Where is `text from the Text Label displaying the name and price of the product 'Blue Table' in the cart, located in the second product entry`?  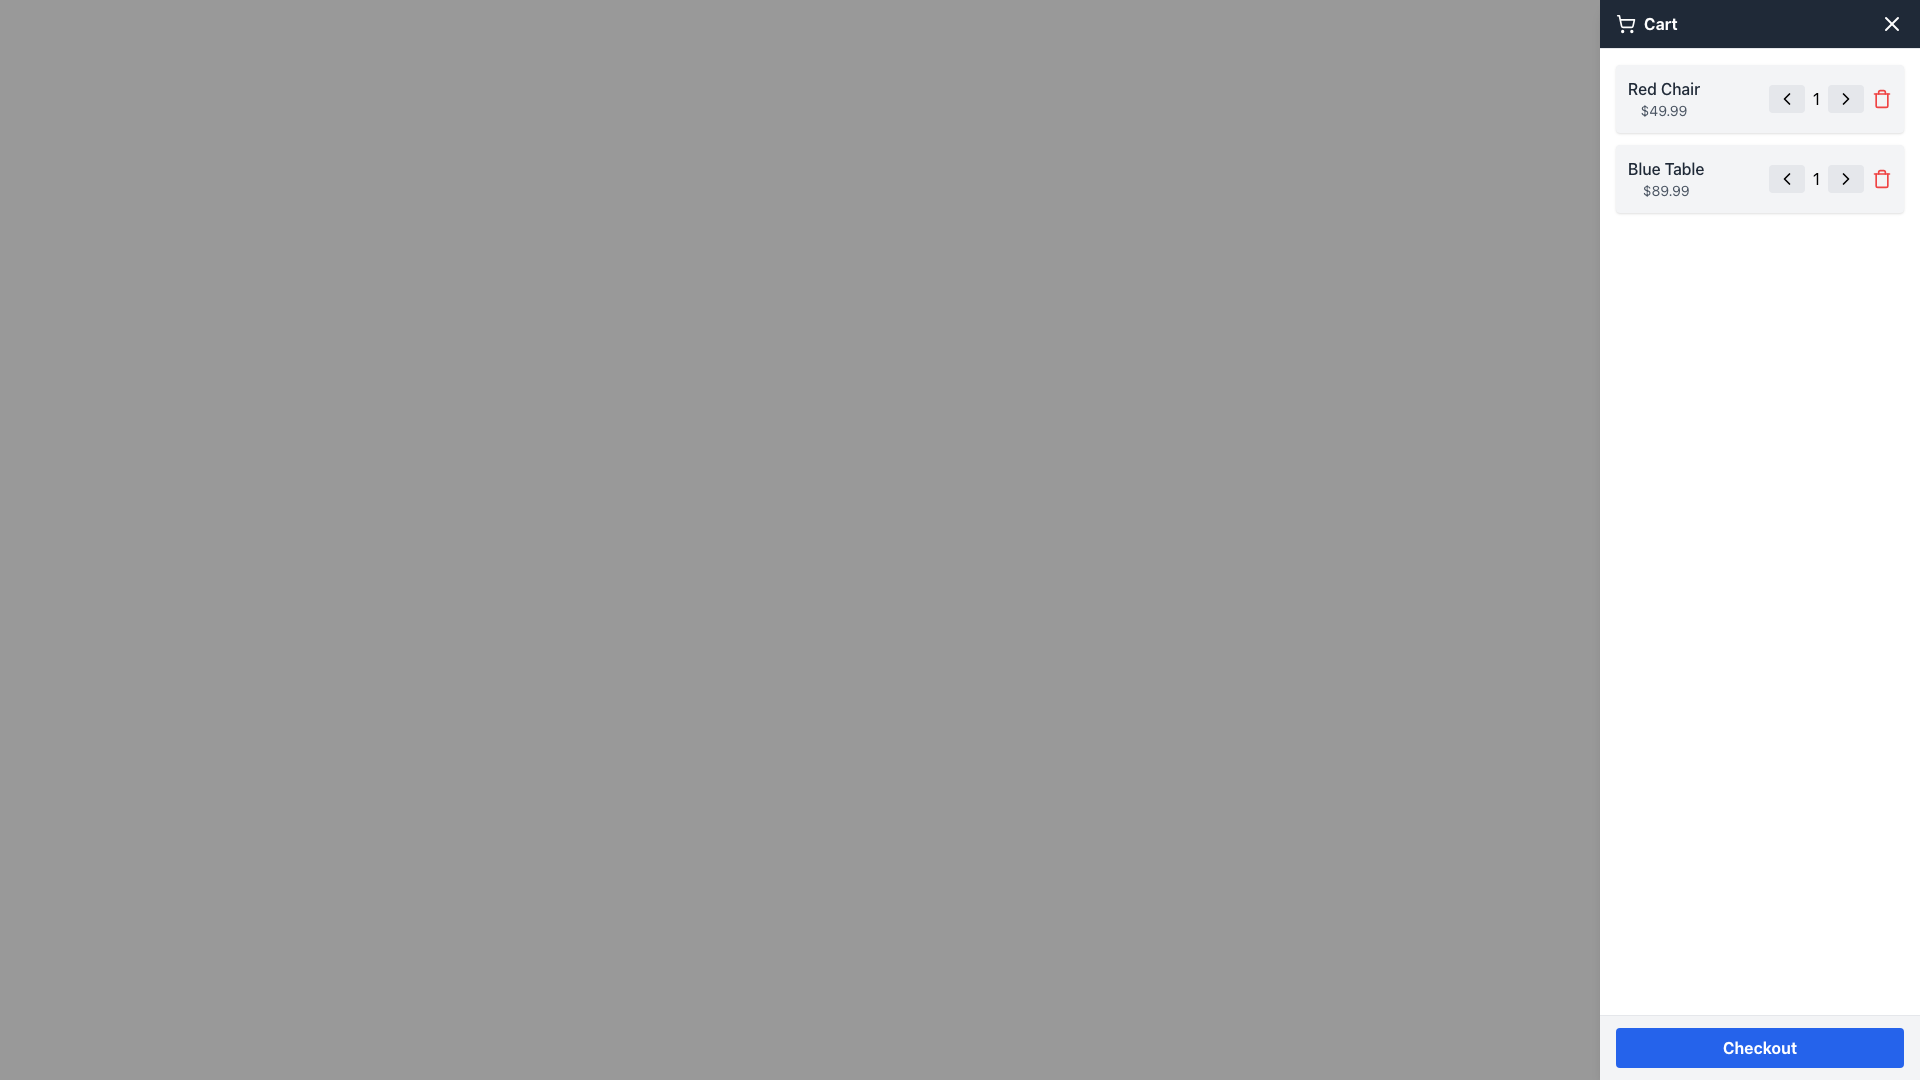 text from the Text Label displaying the name and price of the product 'Blue Table' in the cart, located in the second product entry is located at coordinates (1666, 177).